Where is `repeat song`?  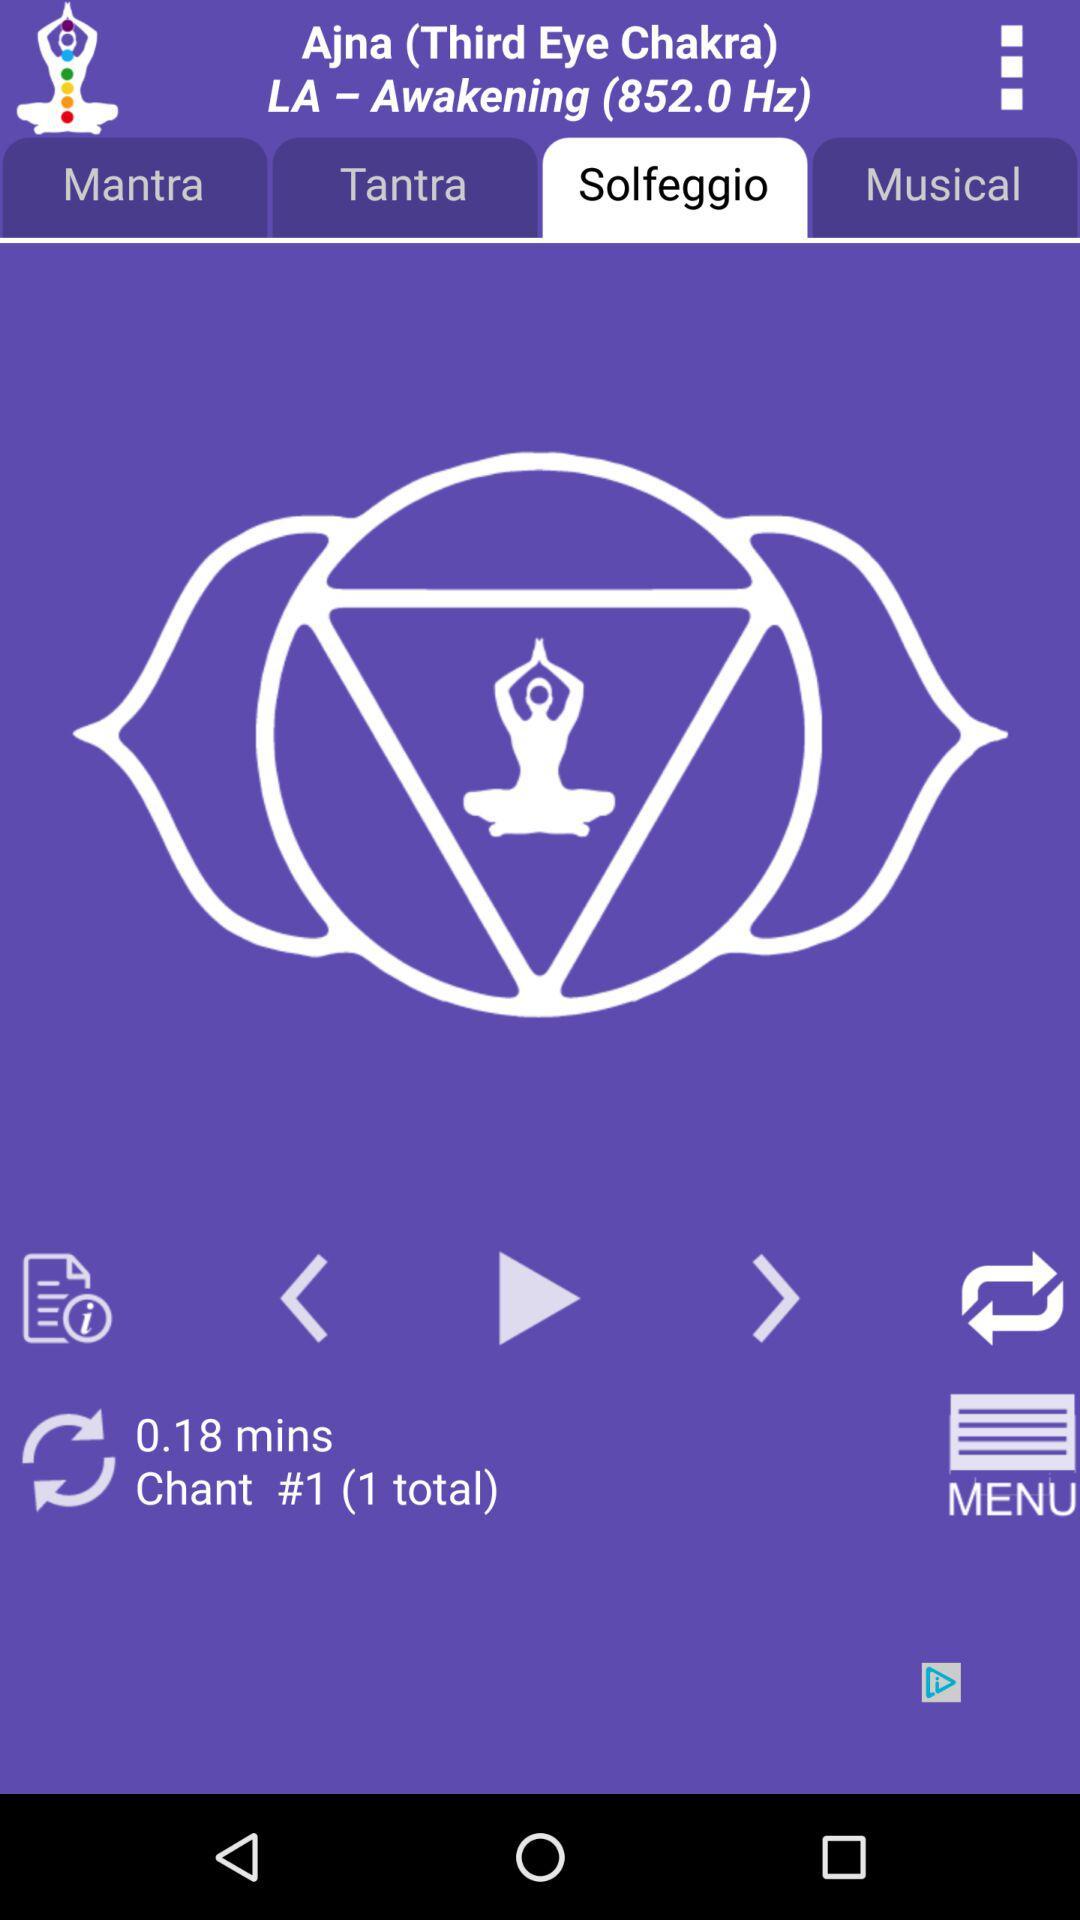
repeat song is located at coordinates (1012, 1298).